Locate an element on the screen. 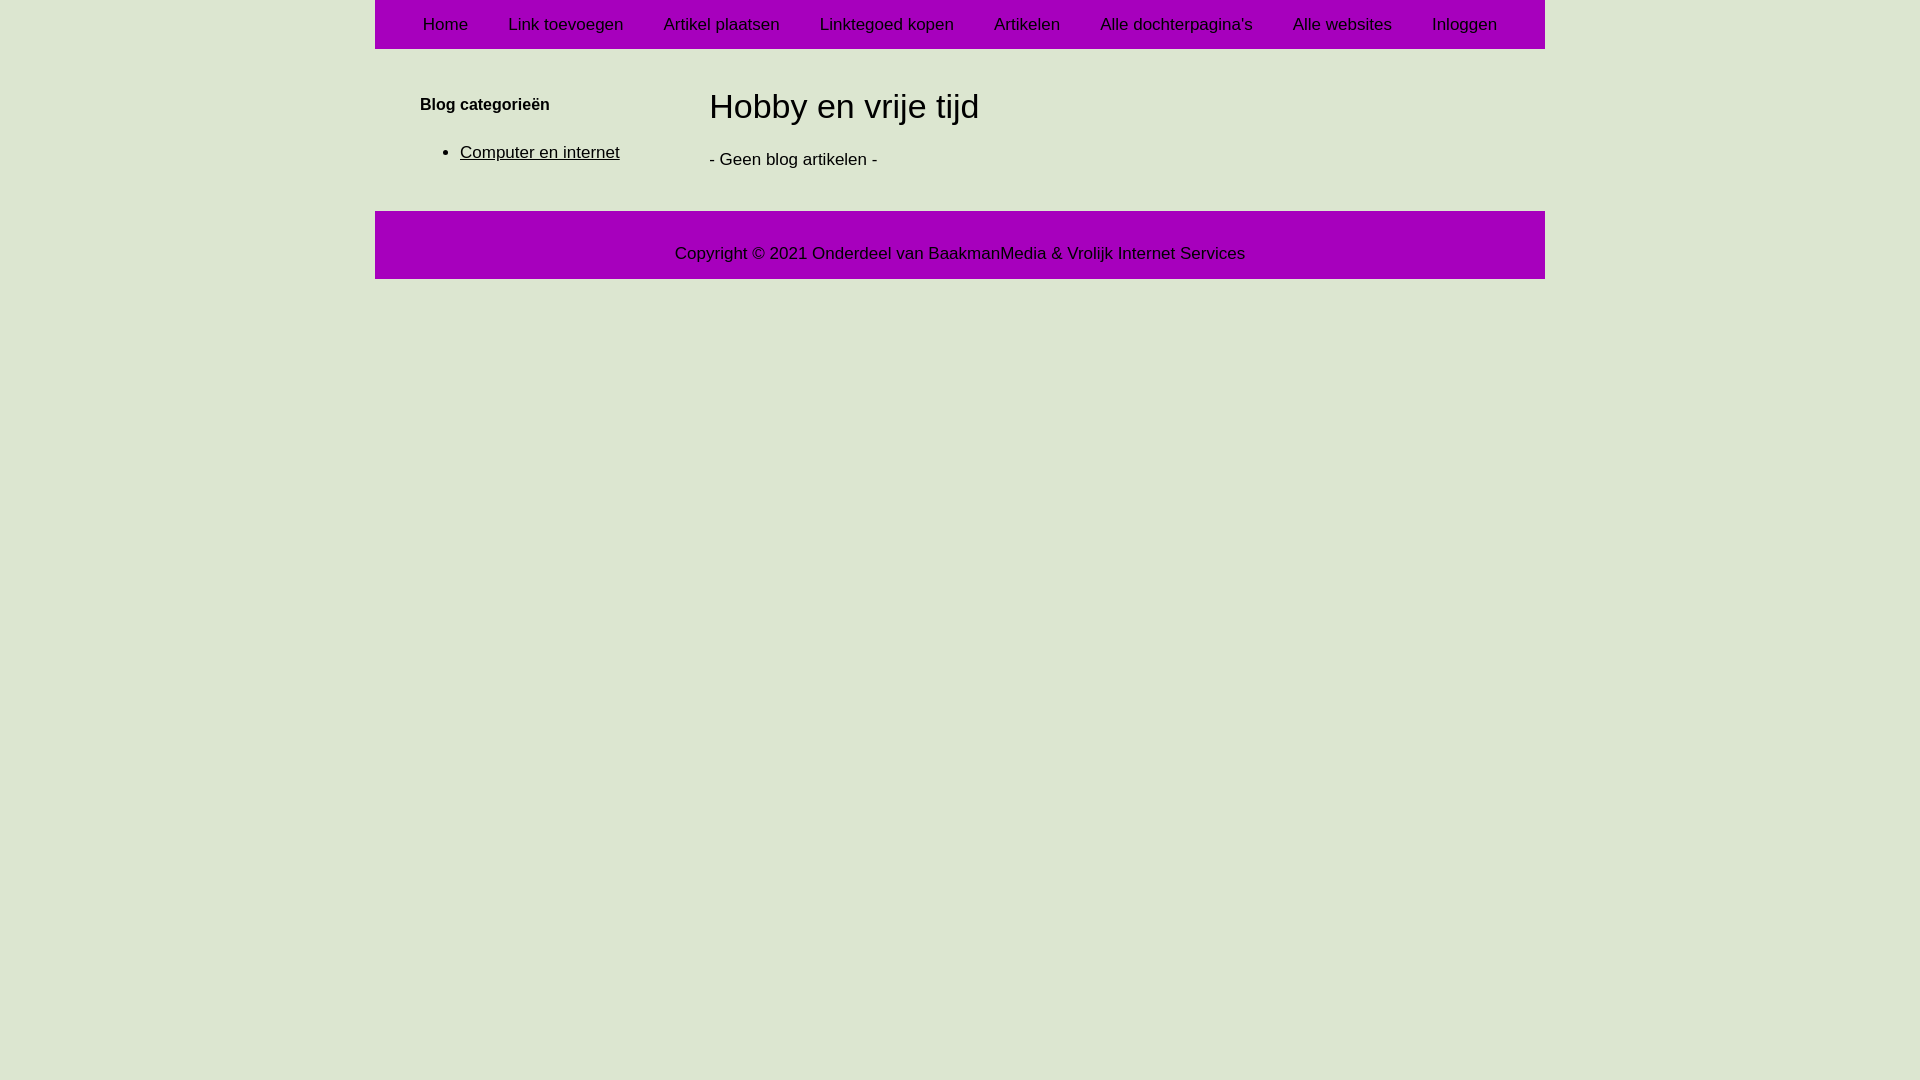 Image resolution: width=1920 pixels, height=1080 pixels. 'Alle websites' is located at coordinates (1342, 24).